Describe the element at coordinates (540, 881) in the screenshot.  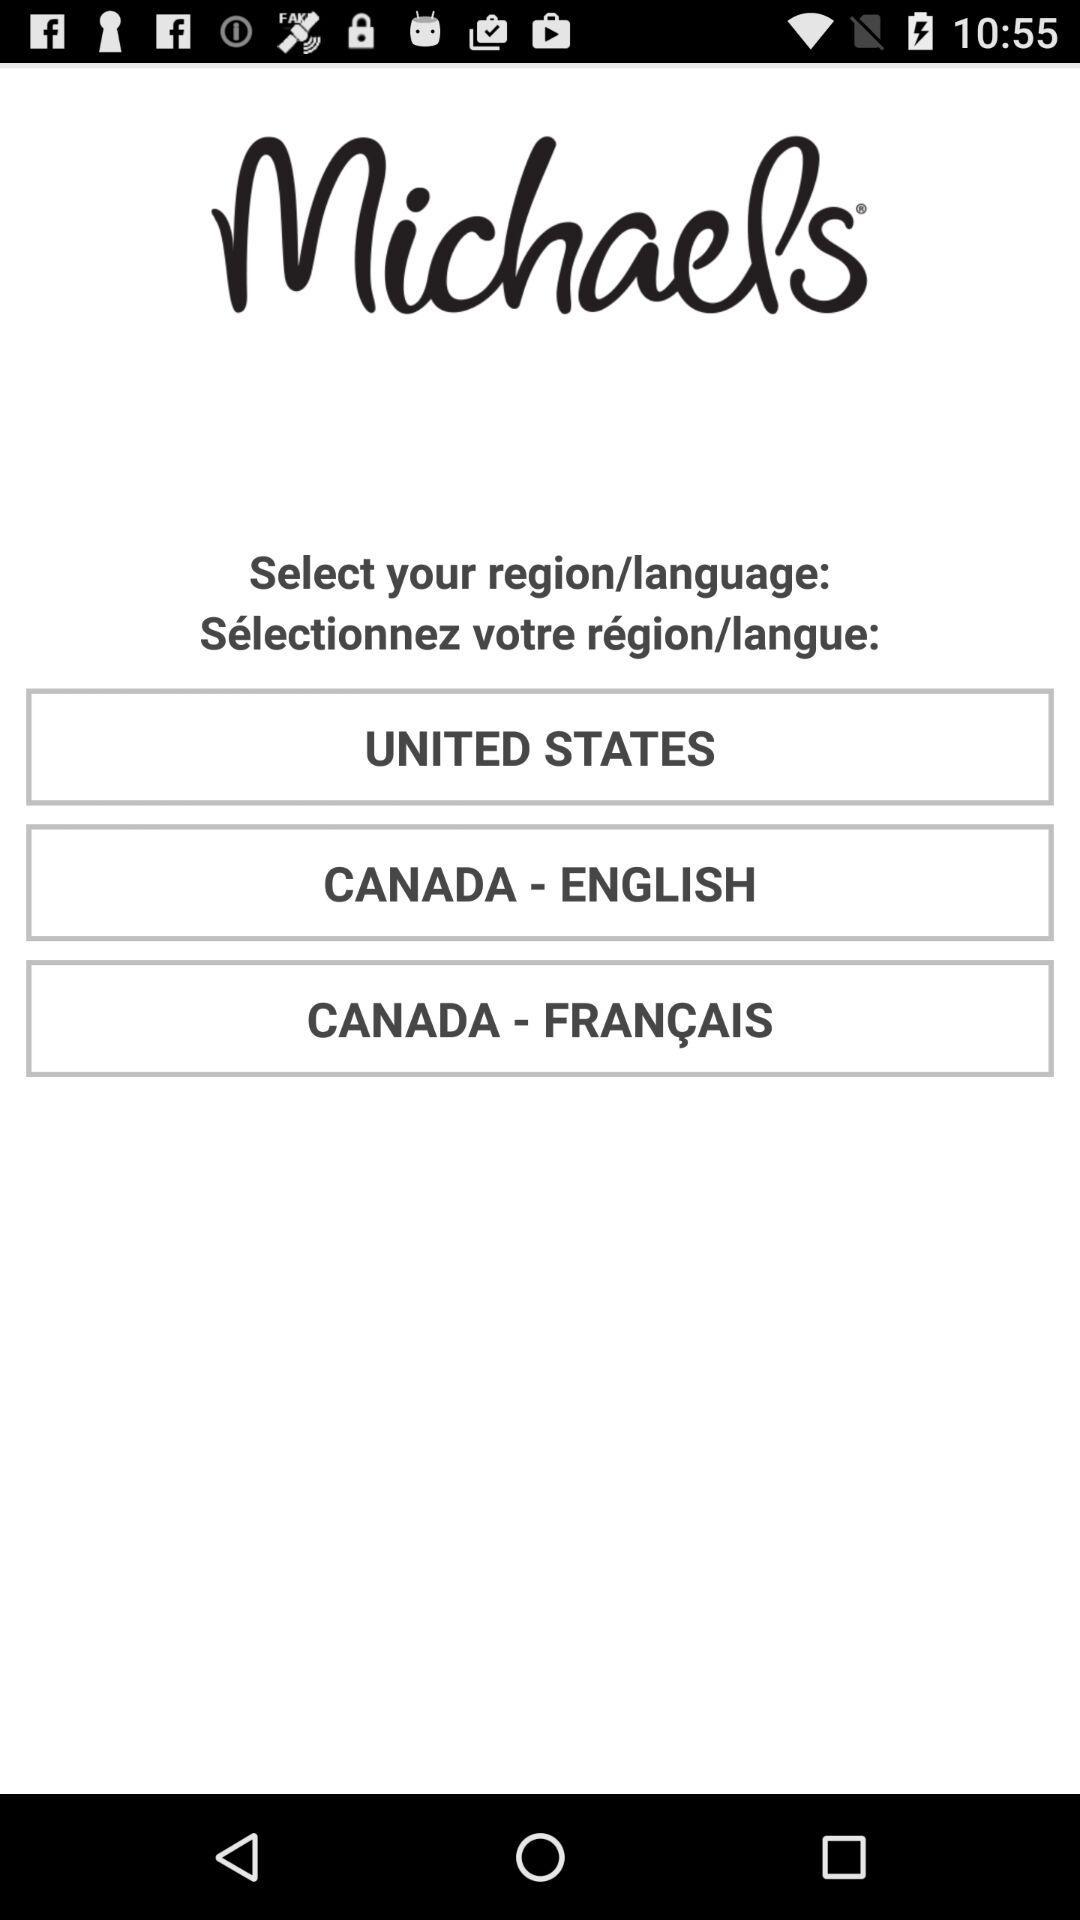
I see `the canada - english app` at that location.